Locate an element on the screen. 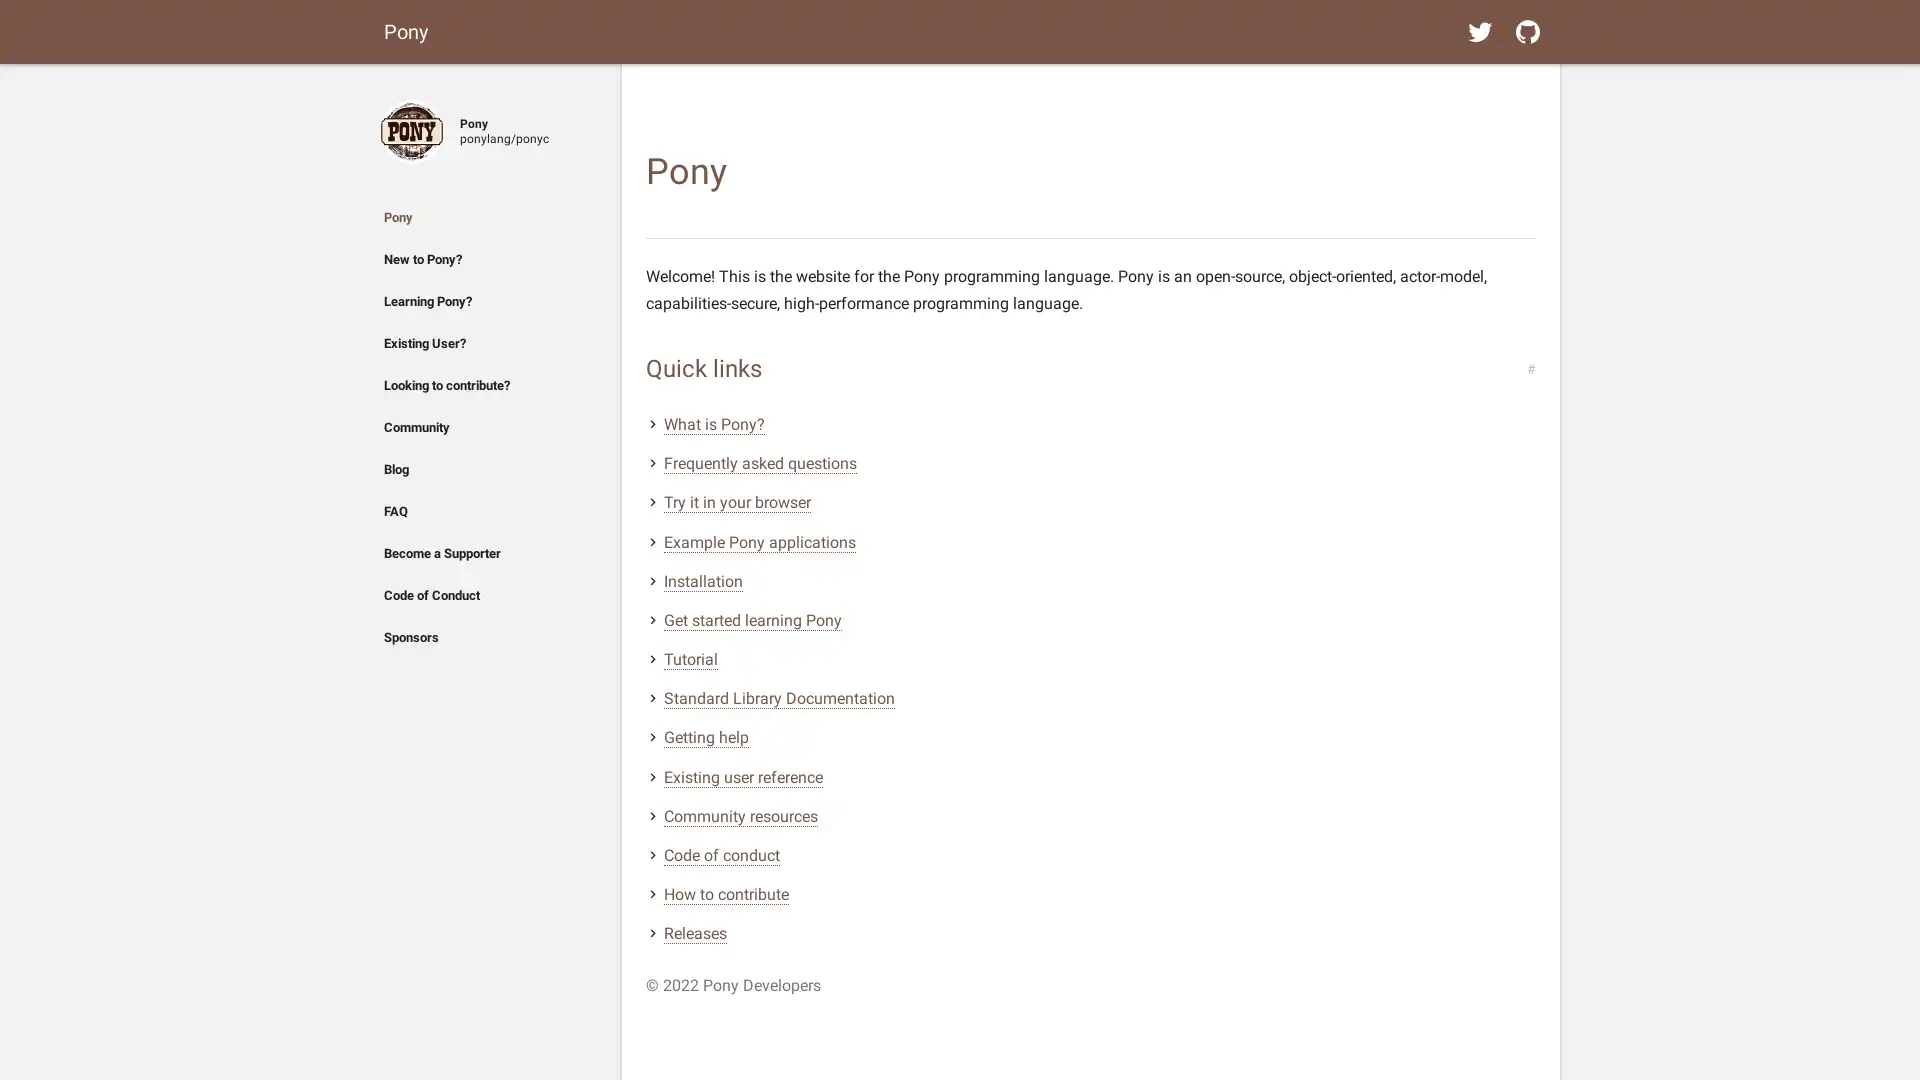 The image size is (1920, 1080). Close is located at coordinates (392, 87).